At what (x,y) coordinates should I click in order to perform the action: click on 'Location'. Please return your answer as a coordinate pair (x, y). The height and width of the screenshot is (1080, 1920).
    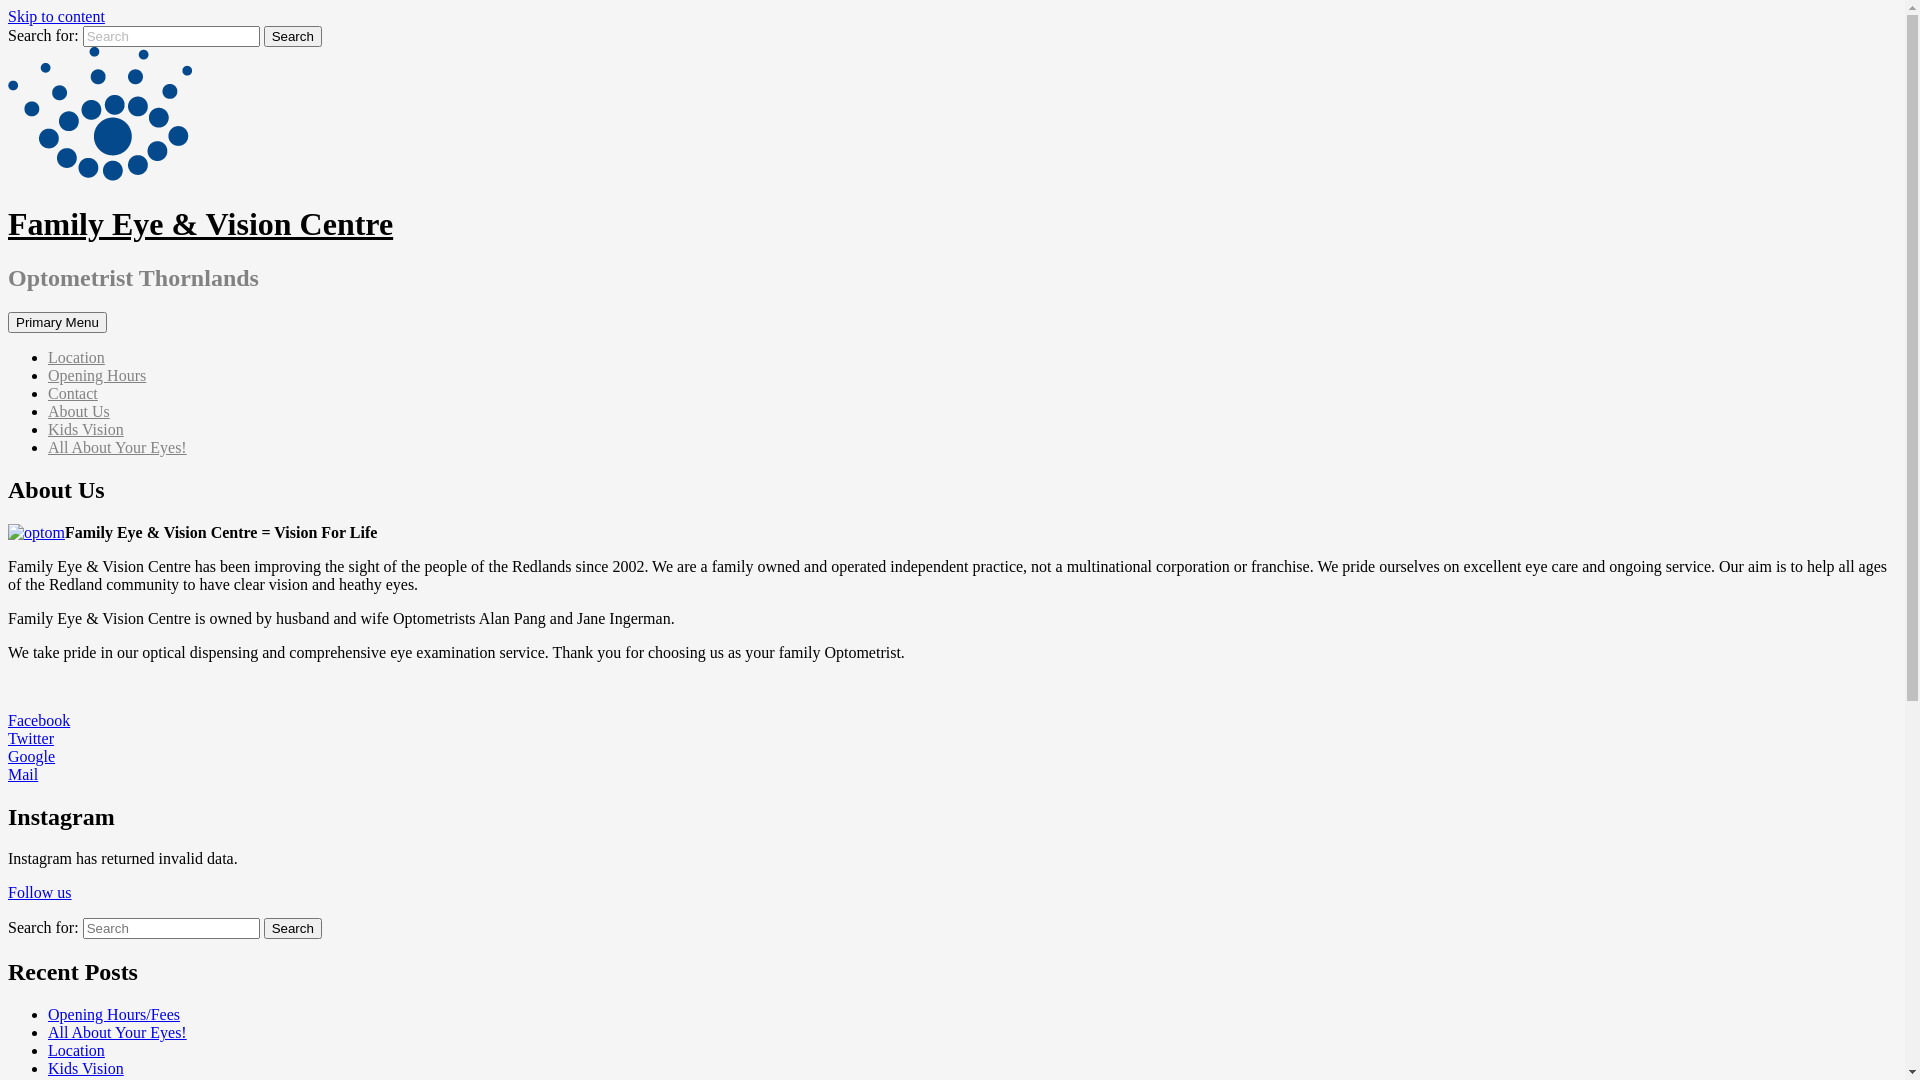
    Looking at the image, I should click on (76, 1049).